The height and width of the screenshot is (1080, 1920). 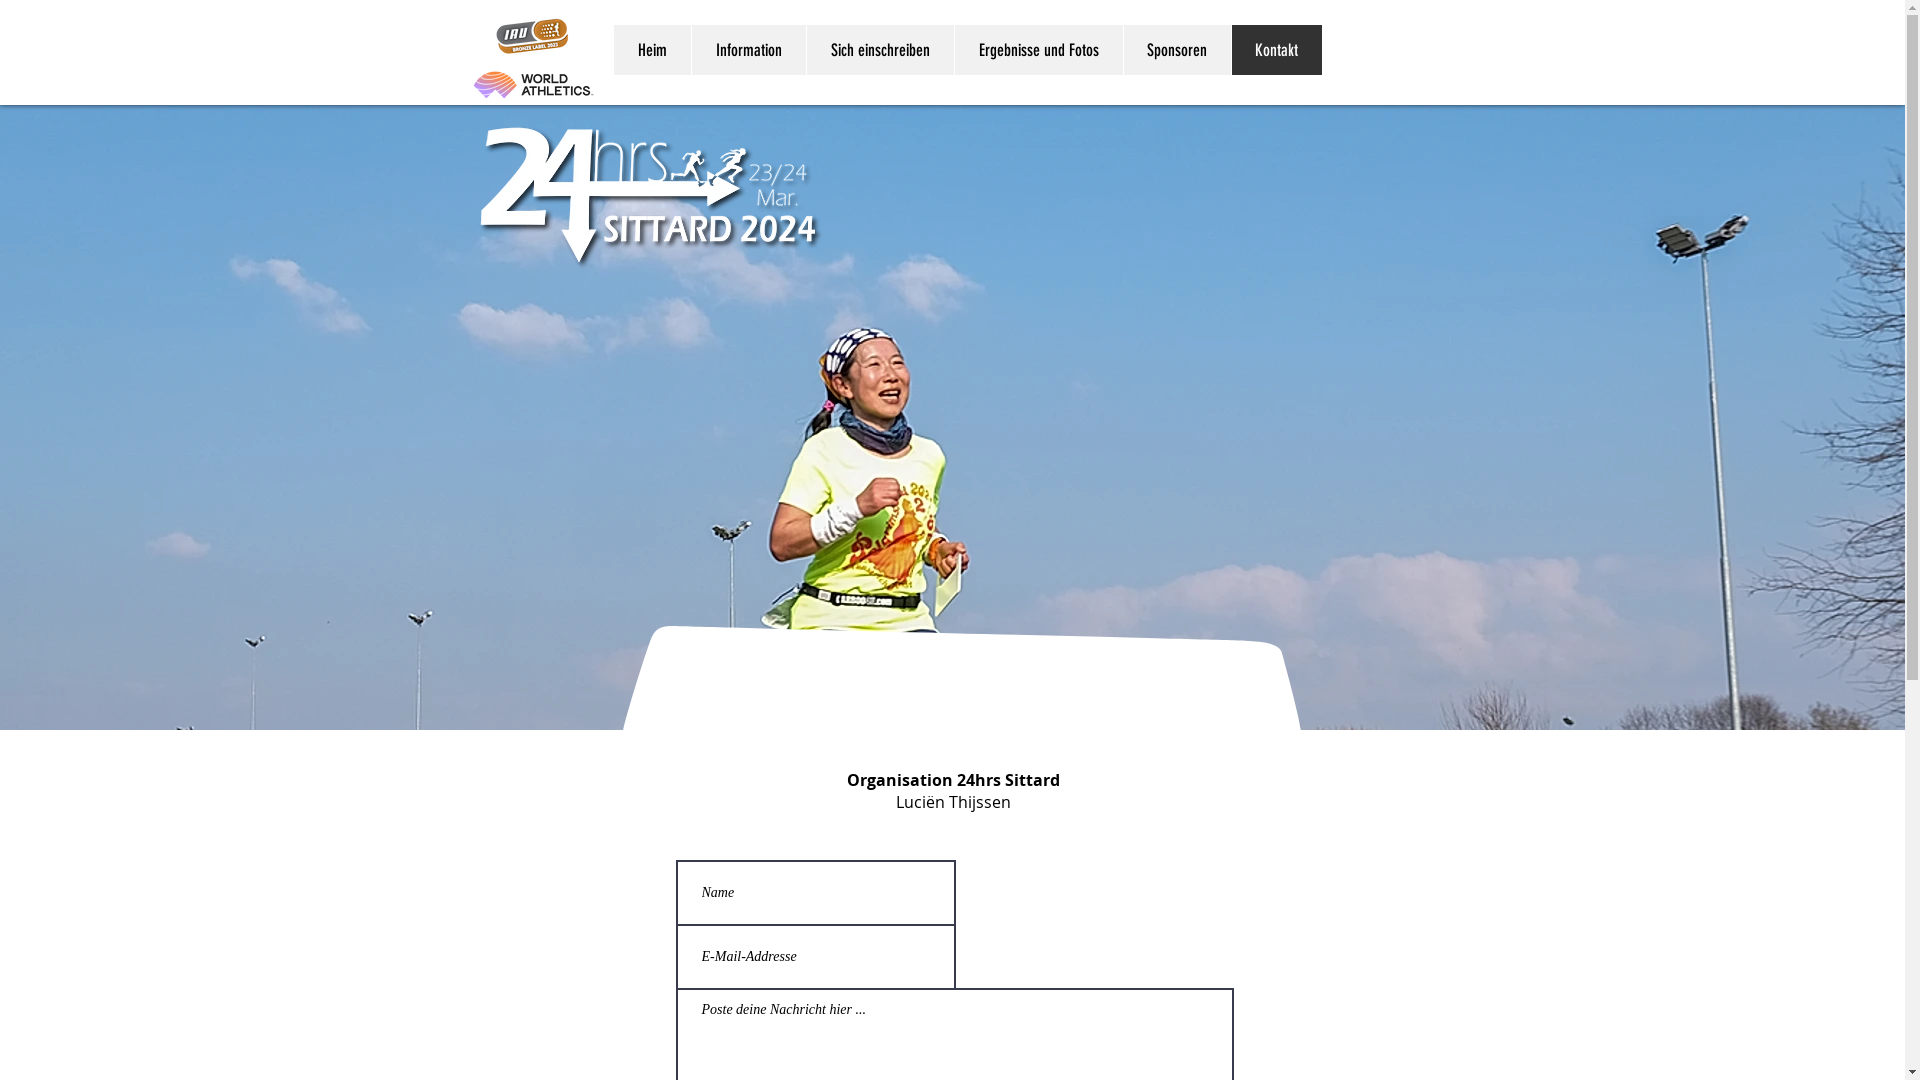 I want to click on 'Sich einschreiben', so click(x=879, y=49).